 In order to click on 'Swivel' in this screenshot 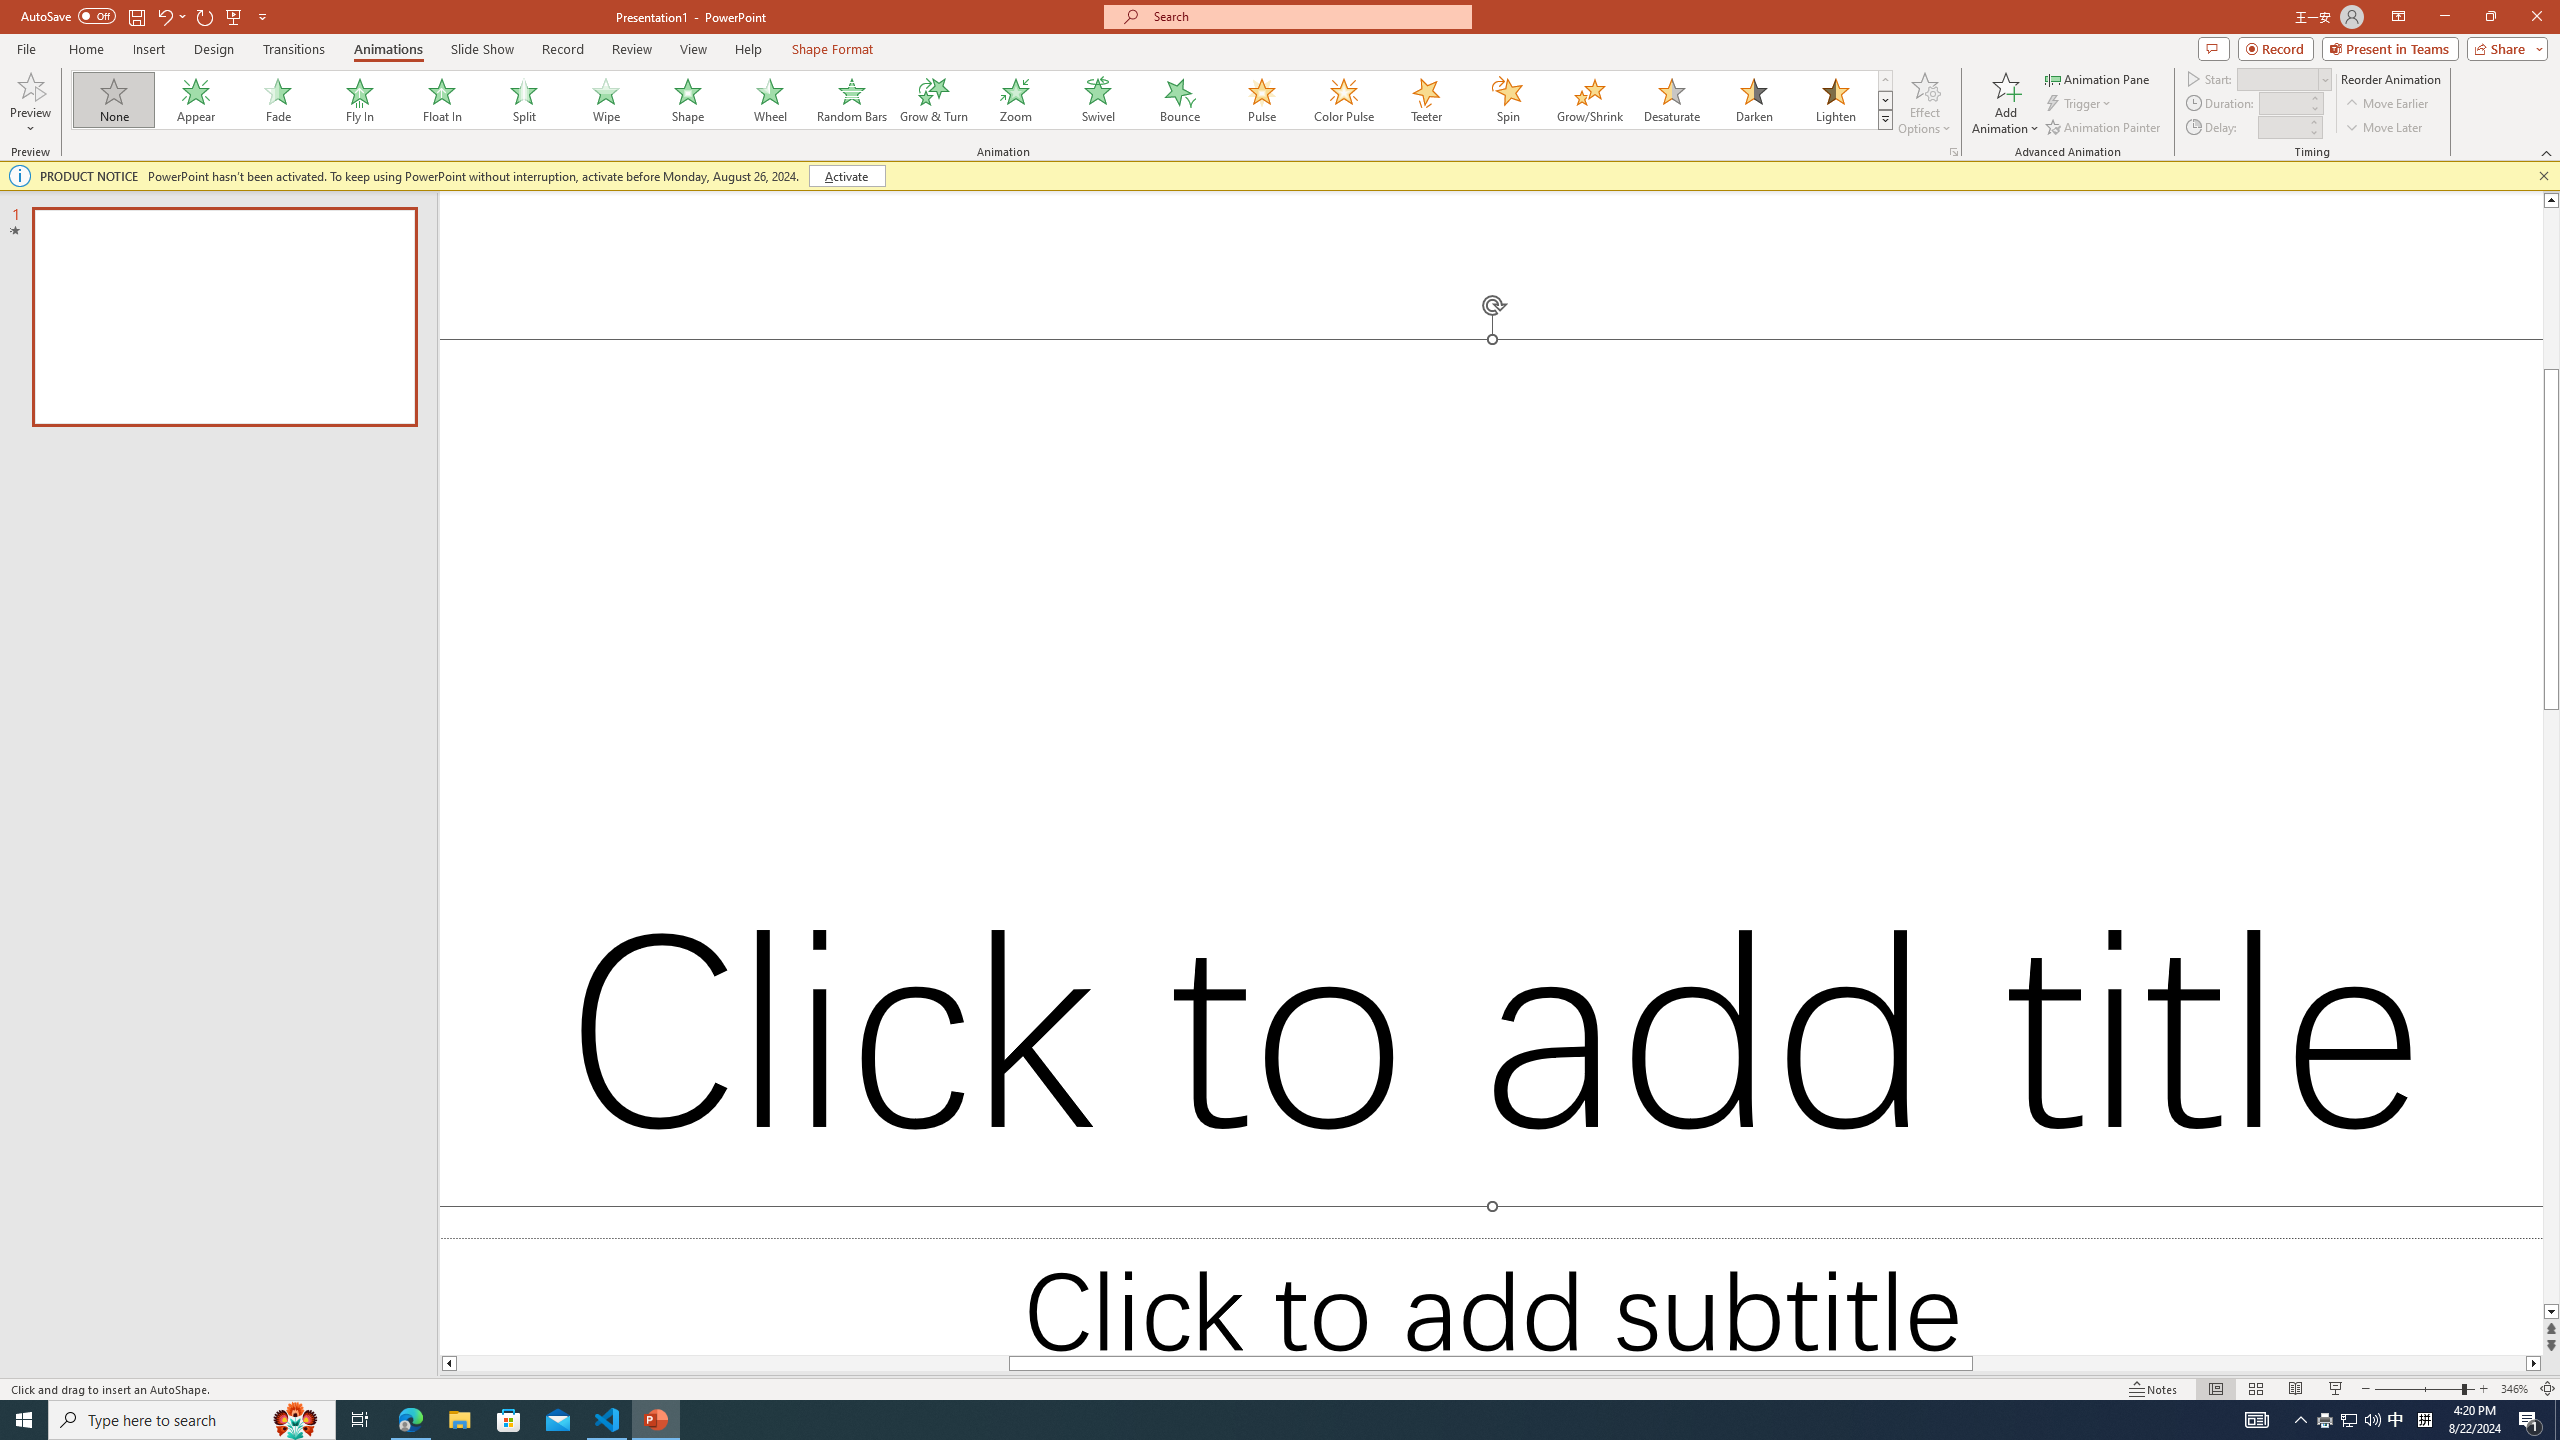, I will do `click(1097, 99)`.